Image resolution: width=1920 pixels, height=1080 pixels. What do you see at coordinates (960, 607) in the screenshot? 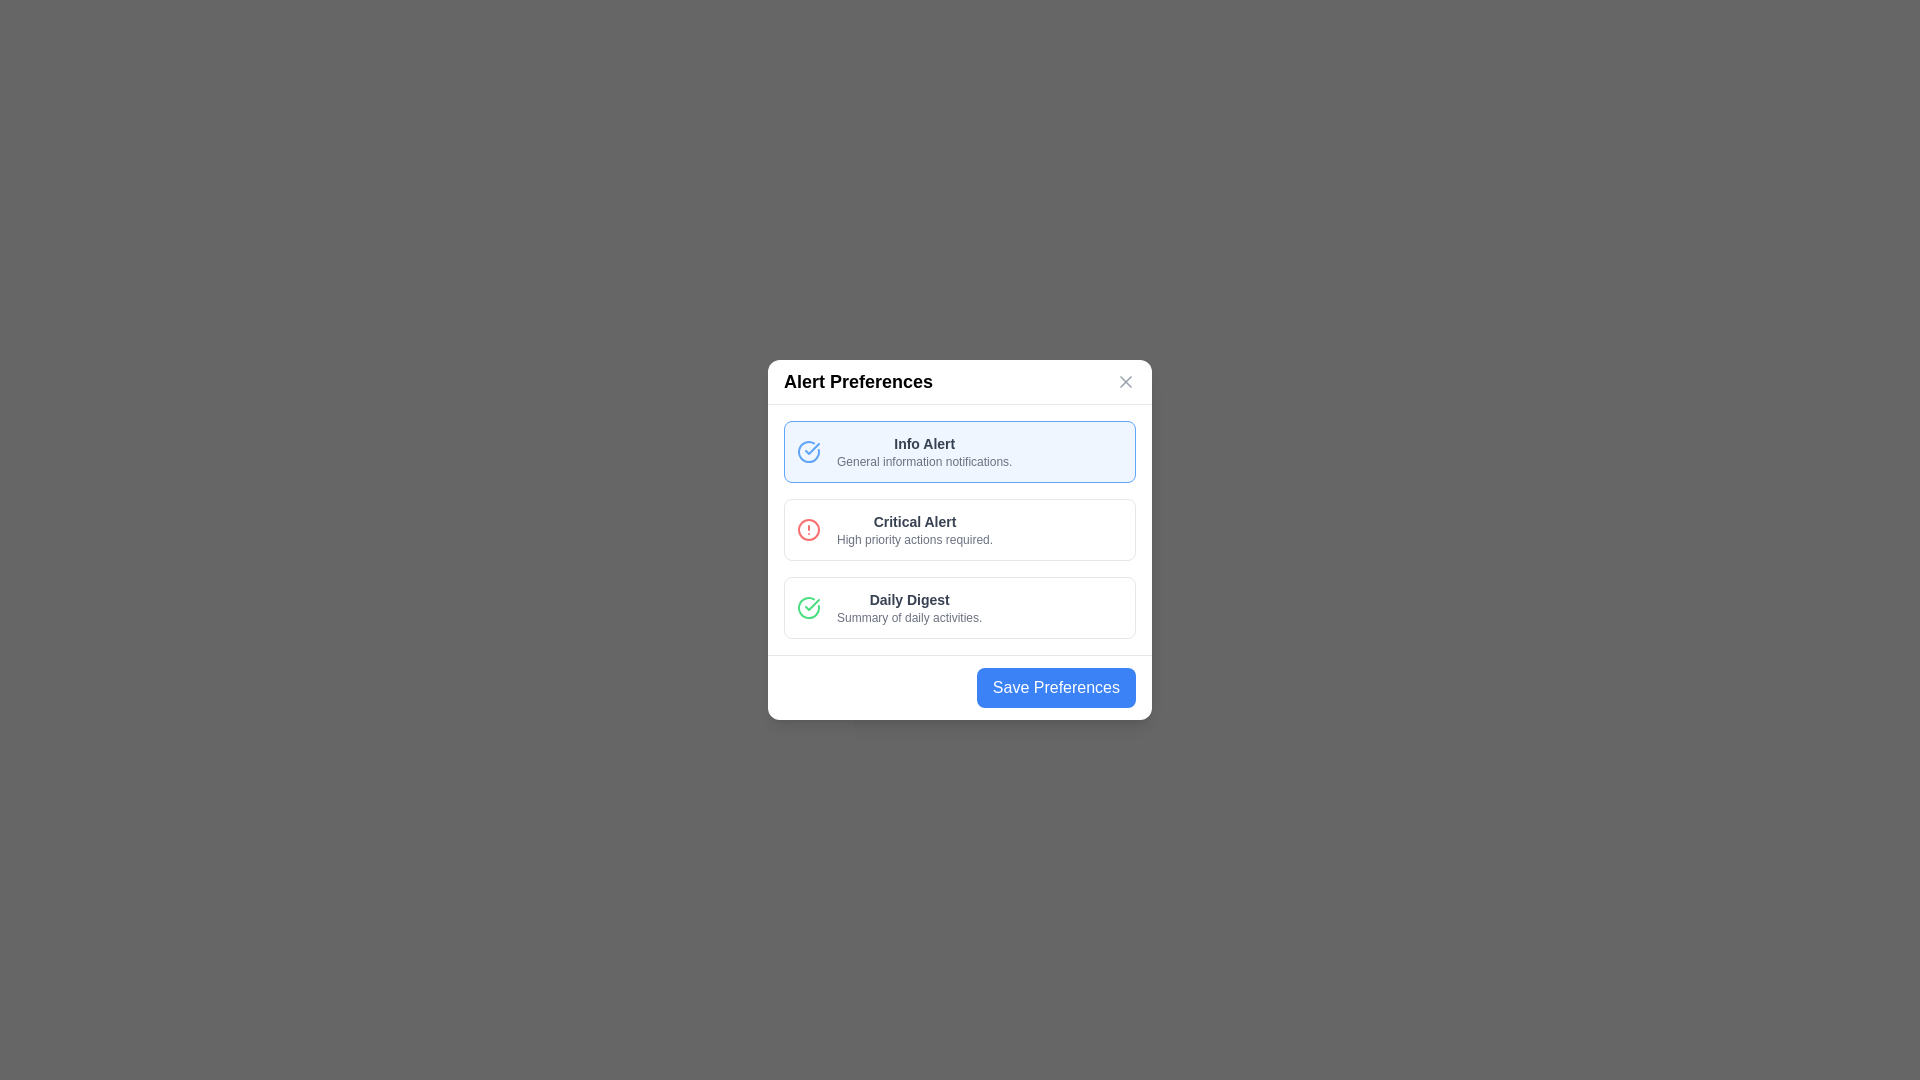
I see `the alert option Daily Digest from the list` at bounding box center [960, 607].